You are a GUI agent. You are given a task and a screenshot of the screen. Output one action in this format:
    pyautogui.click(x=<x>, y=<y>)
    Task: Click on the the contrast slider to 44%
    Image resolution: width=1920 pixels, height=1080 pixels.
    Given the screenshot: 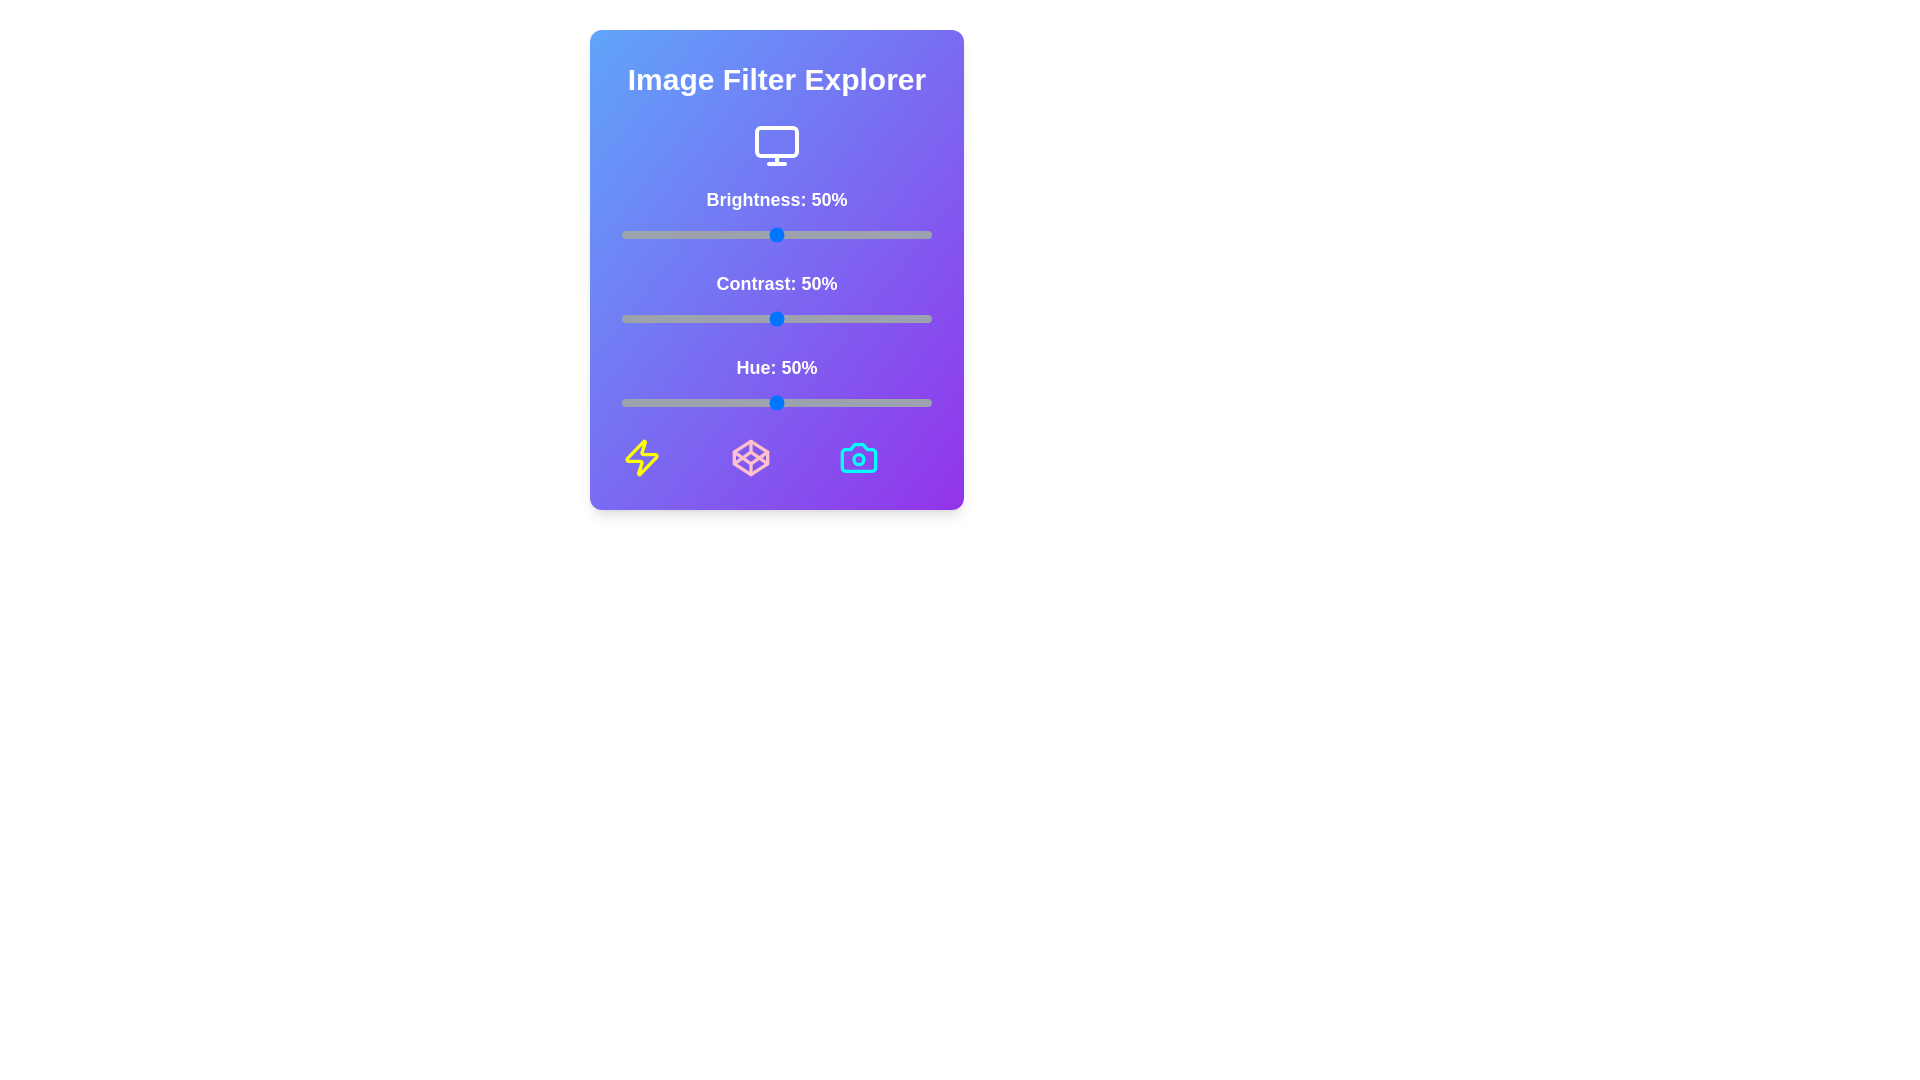 What is the action you would take?
    pyautogui.click(x=757, y=318)
    